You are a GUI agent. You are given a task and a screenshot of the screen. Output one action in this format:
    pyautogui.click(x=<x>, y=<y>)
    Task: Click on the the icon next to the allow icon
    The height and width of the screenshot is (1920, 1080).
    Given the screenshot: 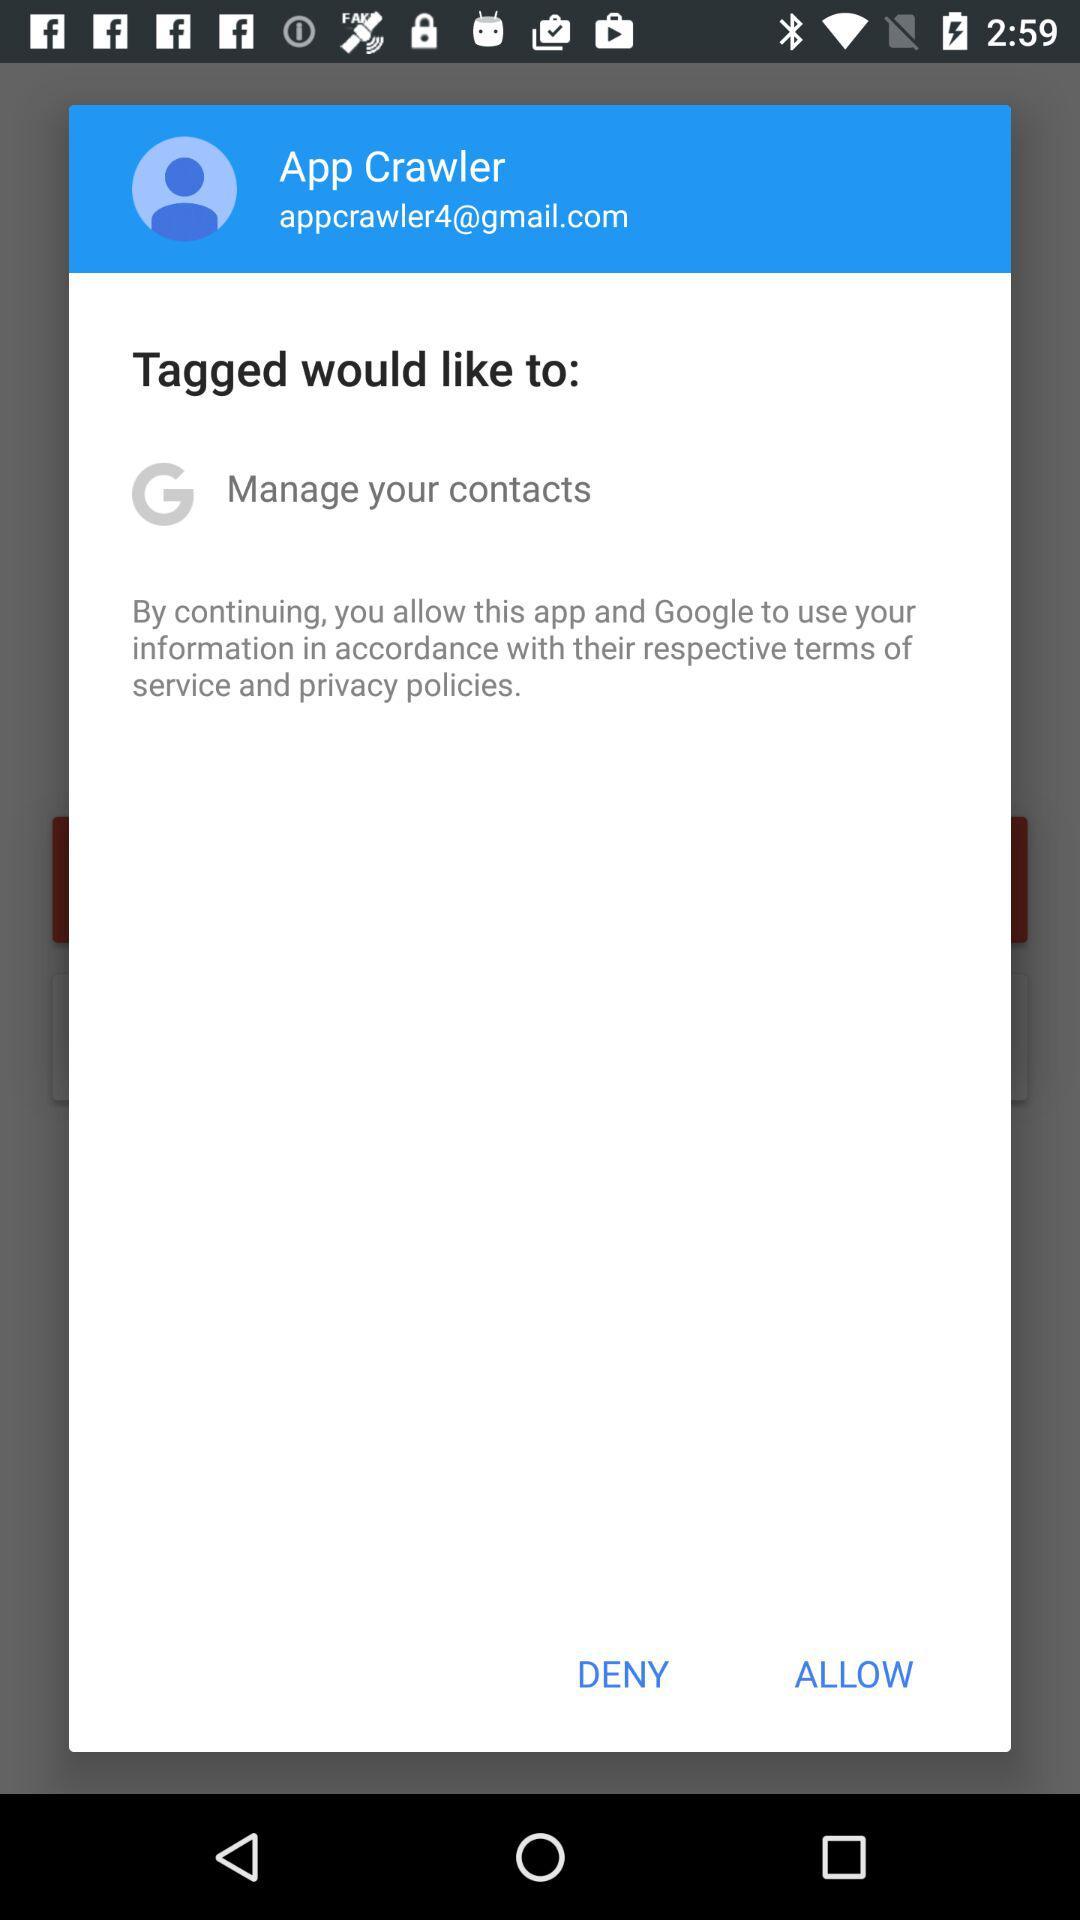 What is the action you would take?
    pyautogui.click(x=621, y=1673)
    